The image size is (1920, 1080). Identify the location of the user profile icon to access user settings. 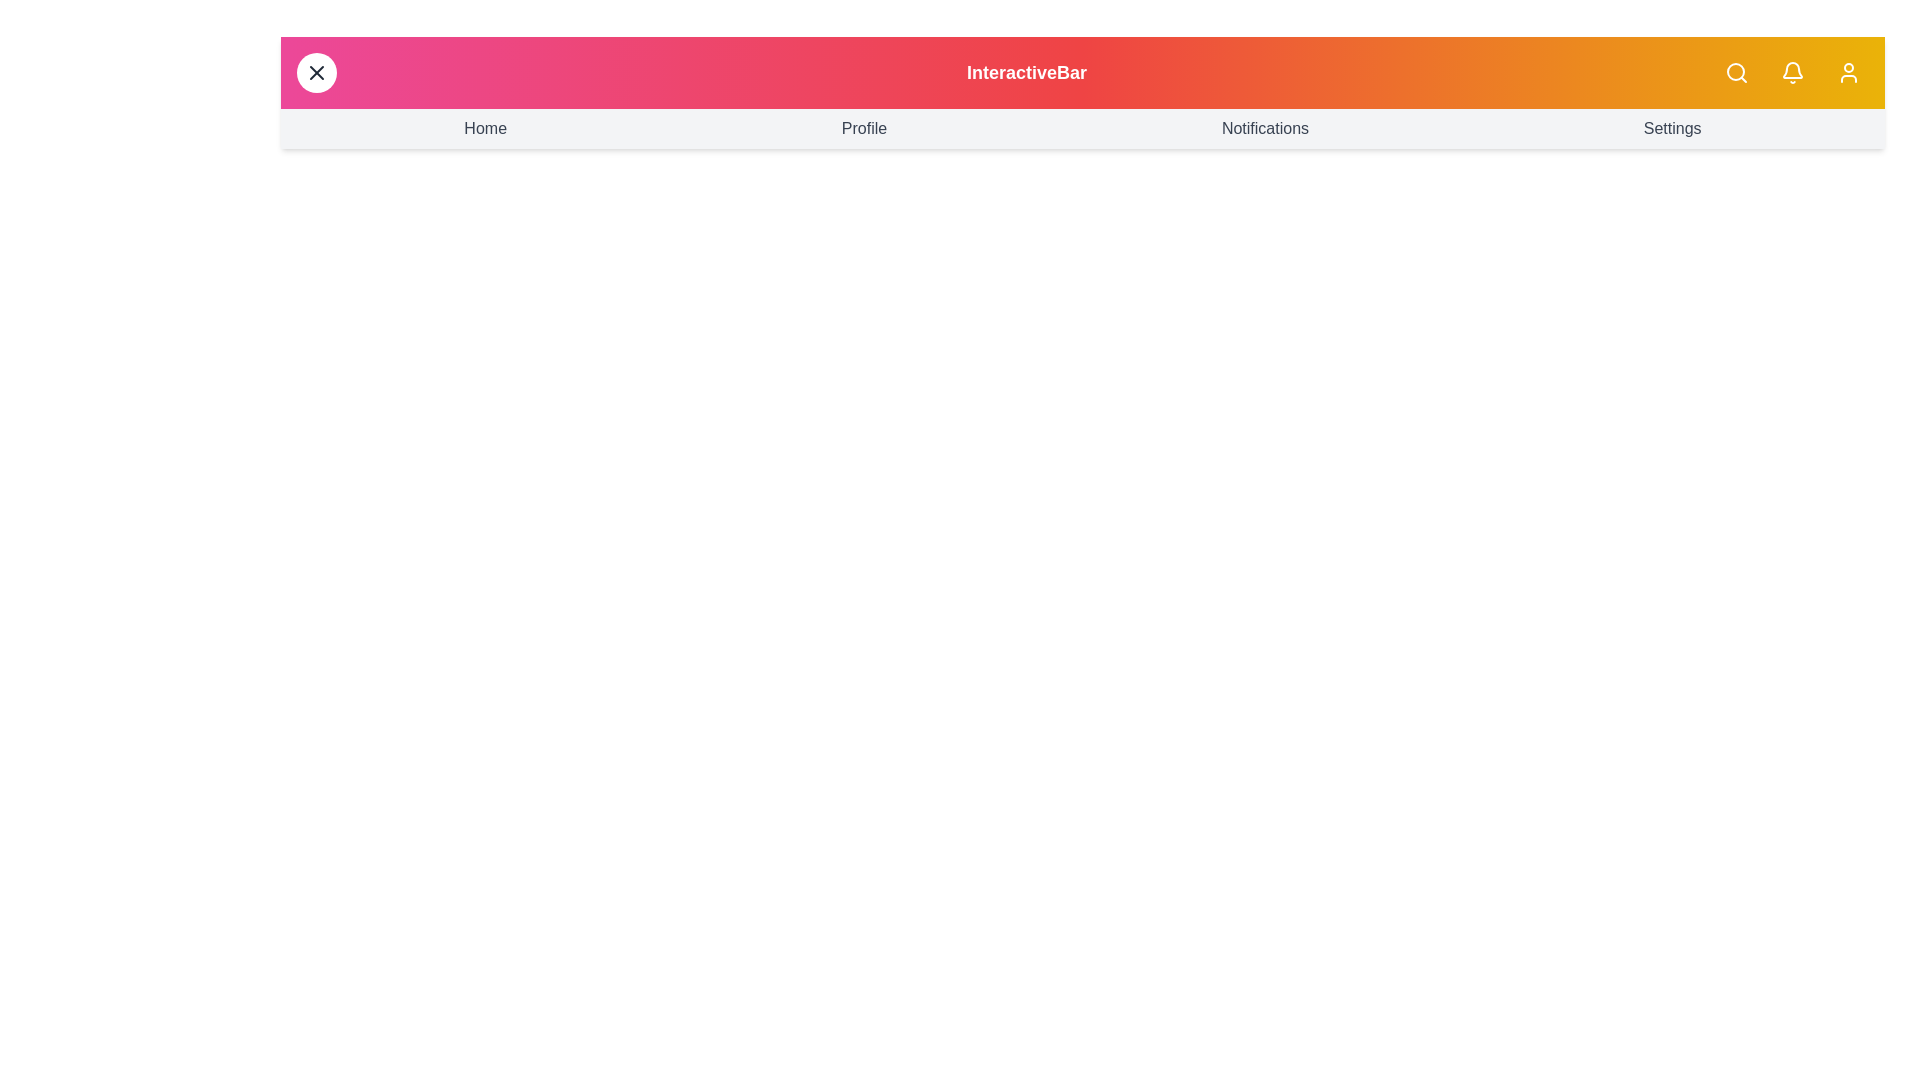
(1847, 72).